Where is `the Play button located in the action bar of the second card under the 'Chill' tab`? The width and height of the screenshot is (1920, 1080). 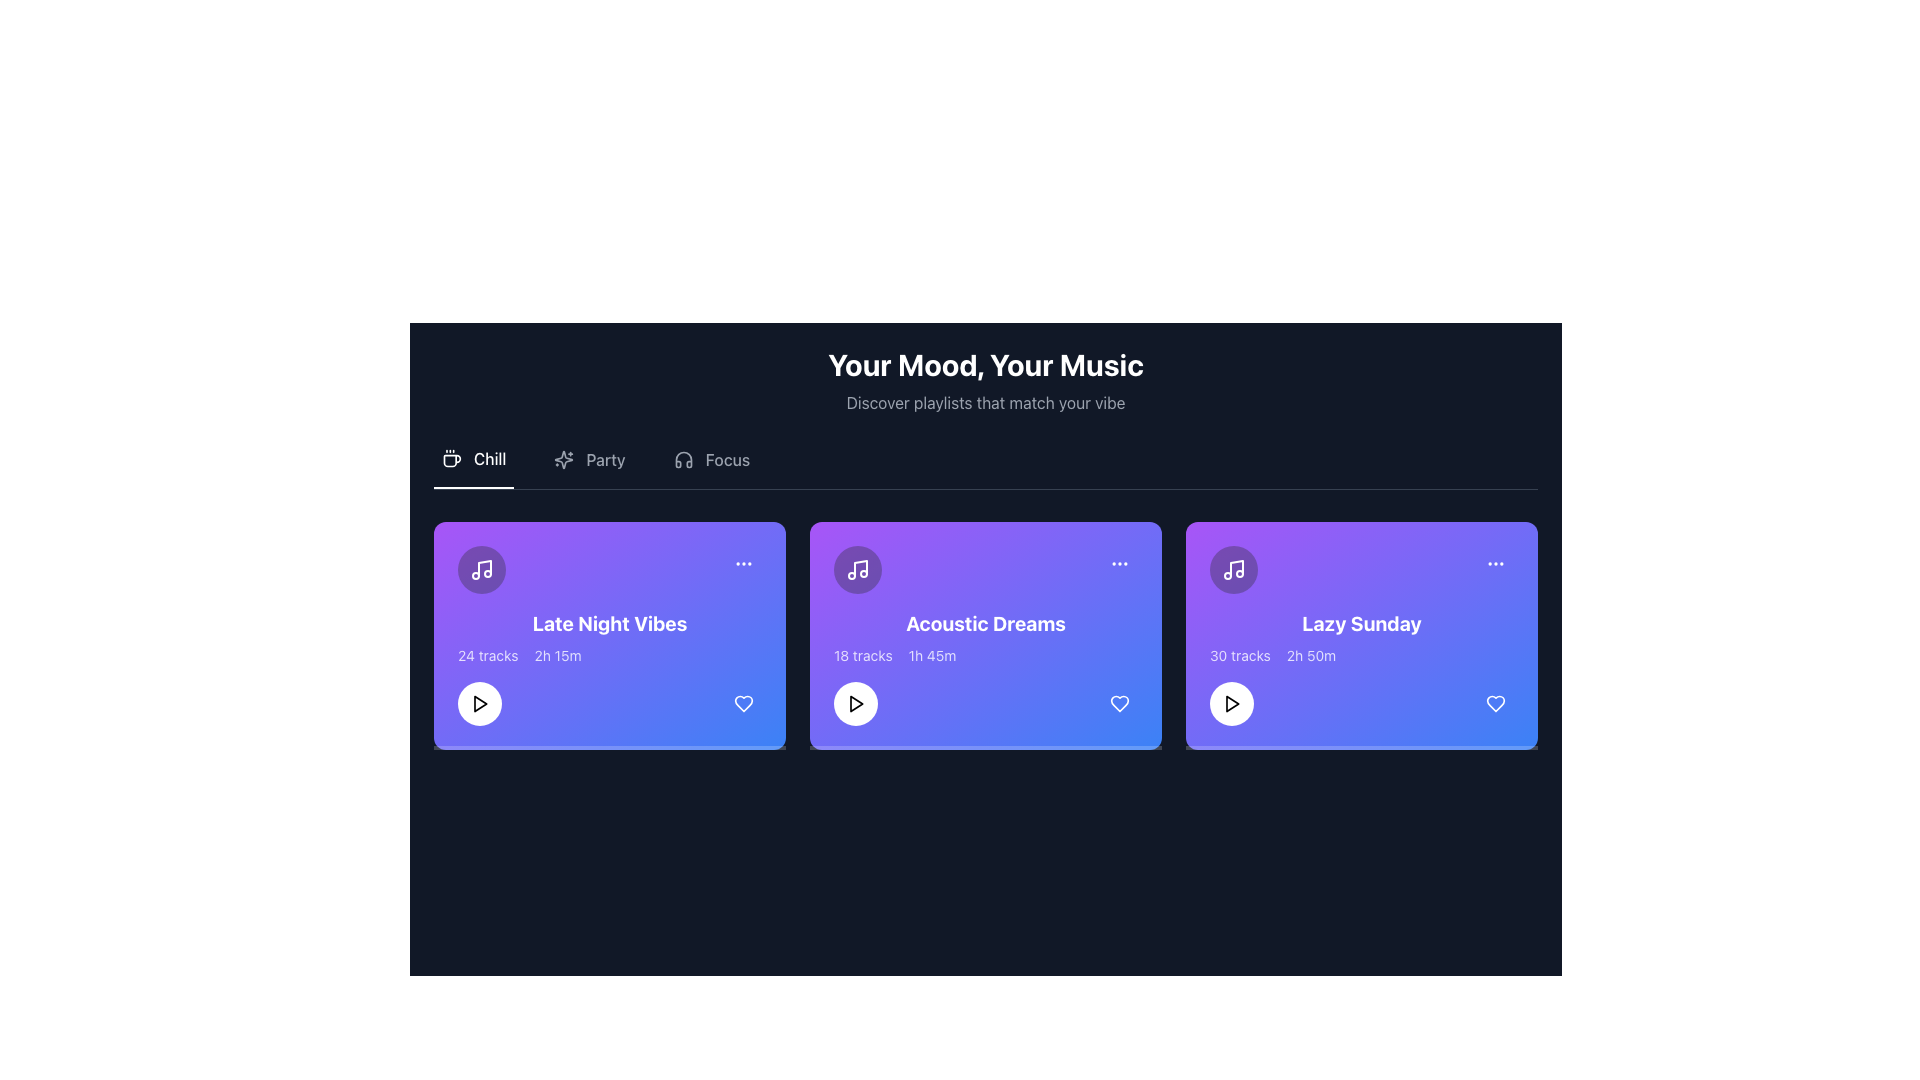 the Play button located in the action bar of the second card under the 'Chill' tab is located at coordinates (855, 703).